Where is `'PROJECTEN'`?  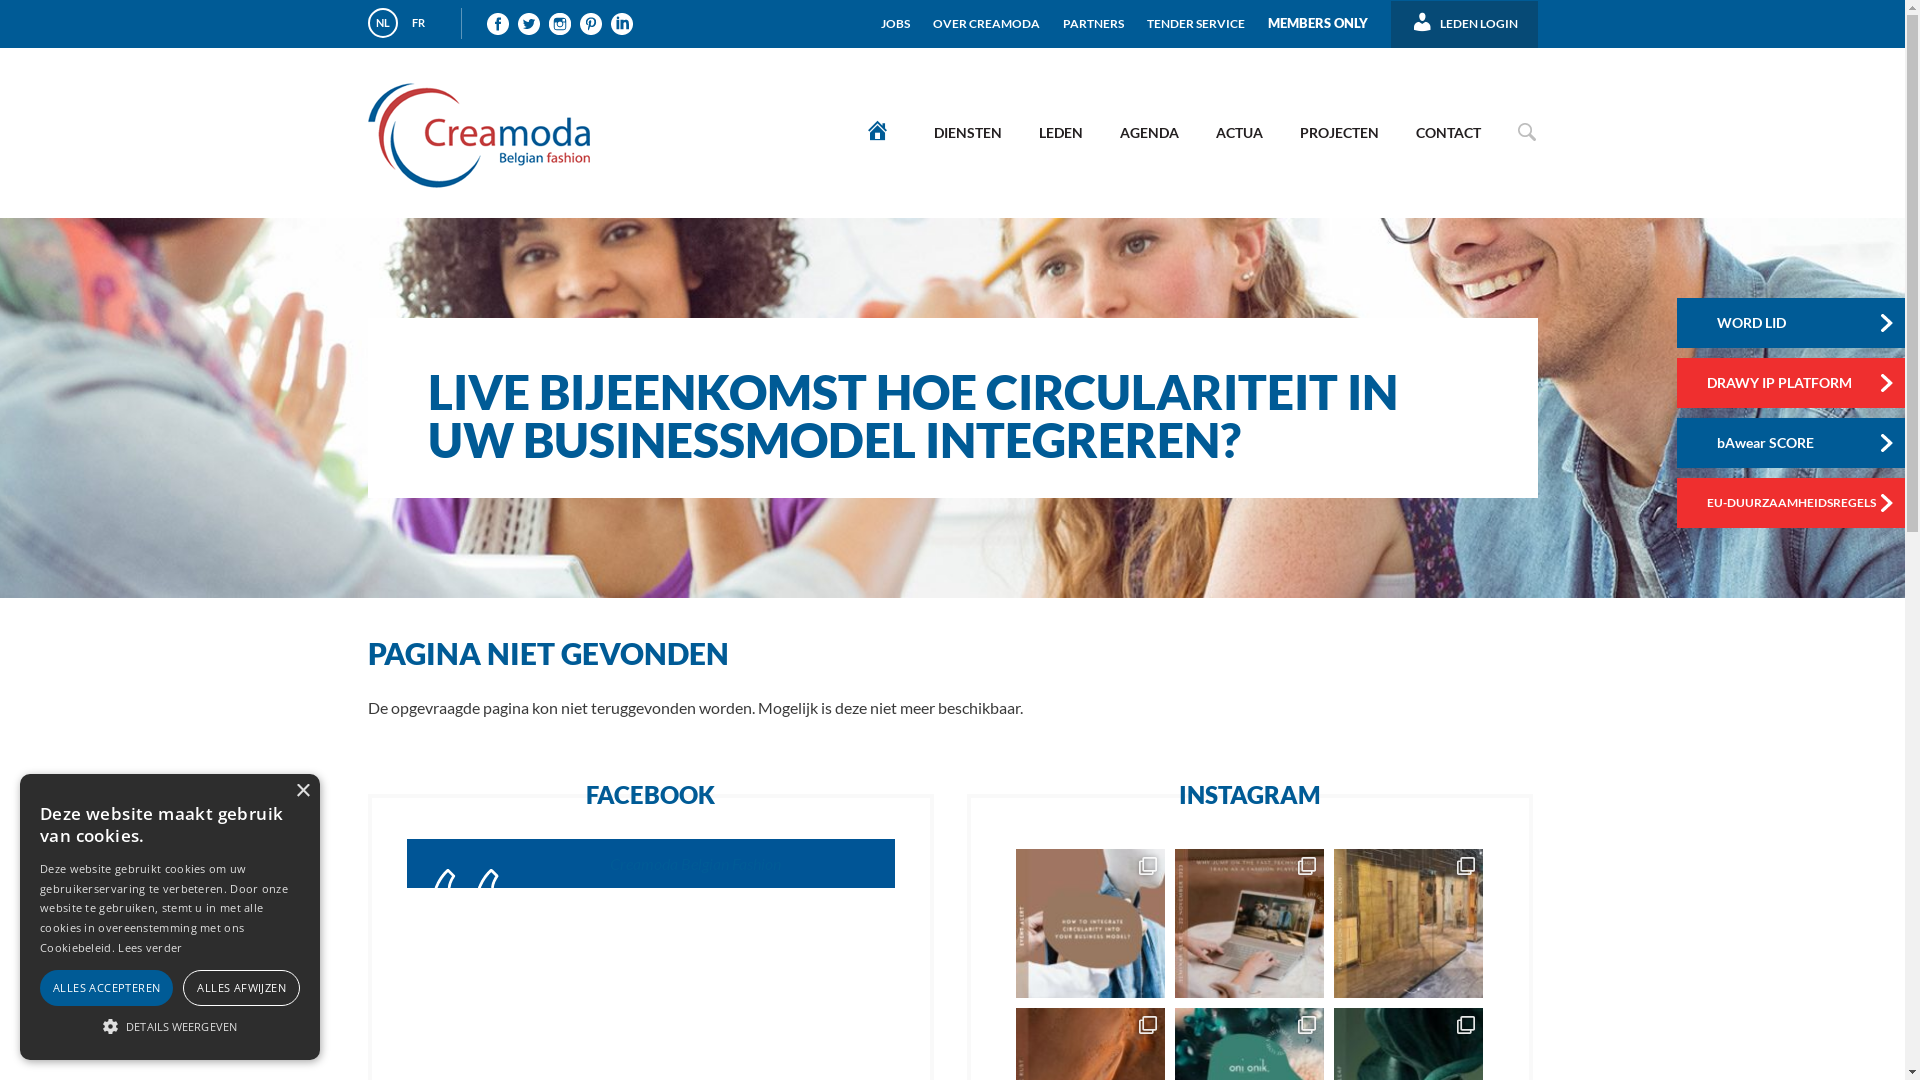
'PROJECTEN' is located at coordinates (1338, 132).